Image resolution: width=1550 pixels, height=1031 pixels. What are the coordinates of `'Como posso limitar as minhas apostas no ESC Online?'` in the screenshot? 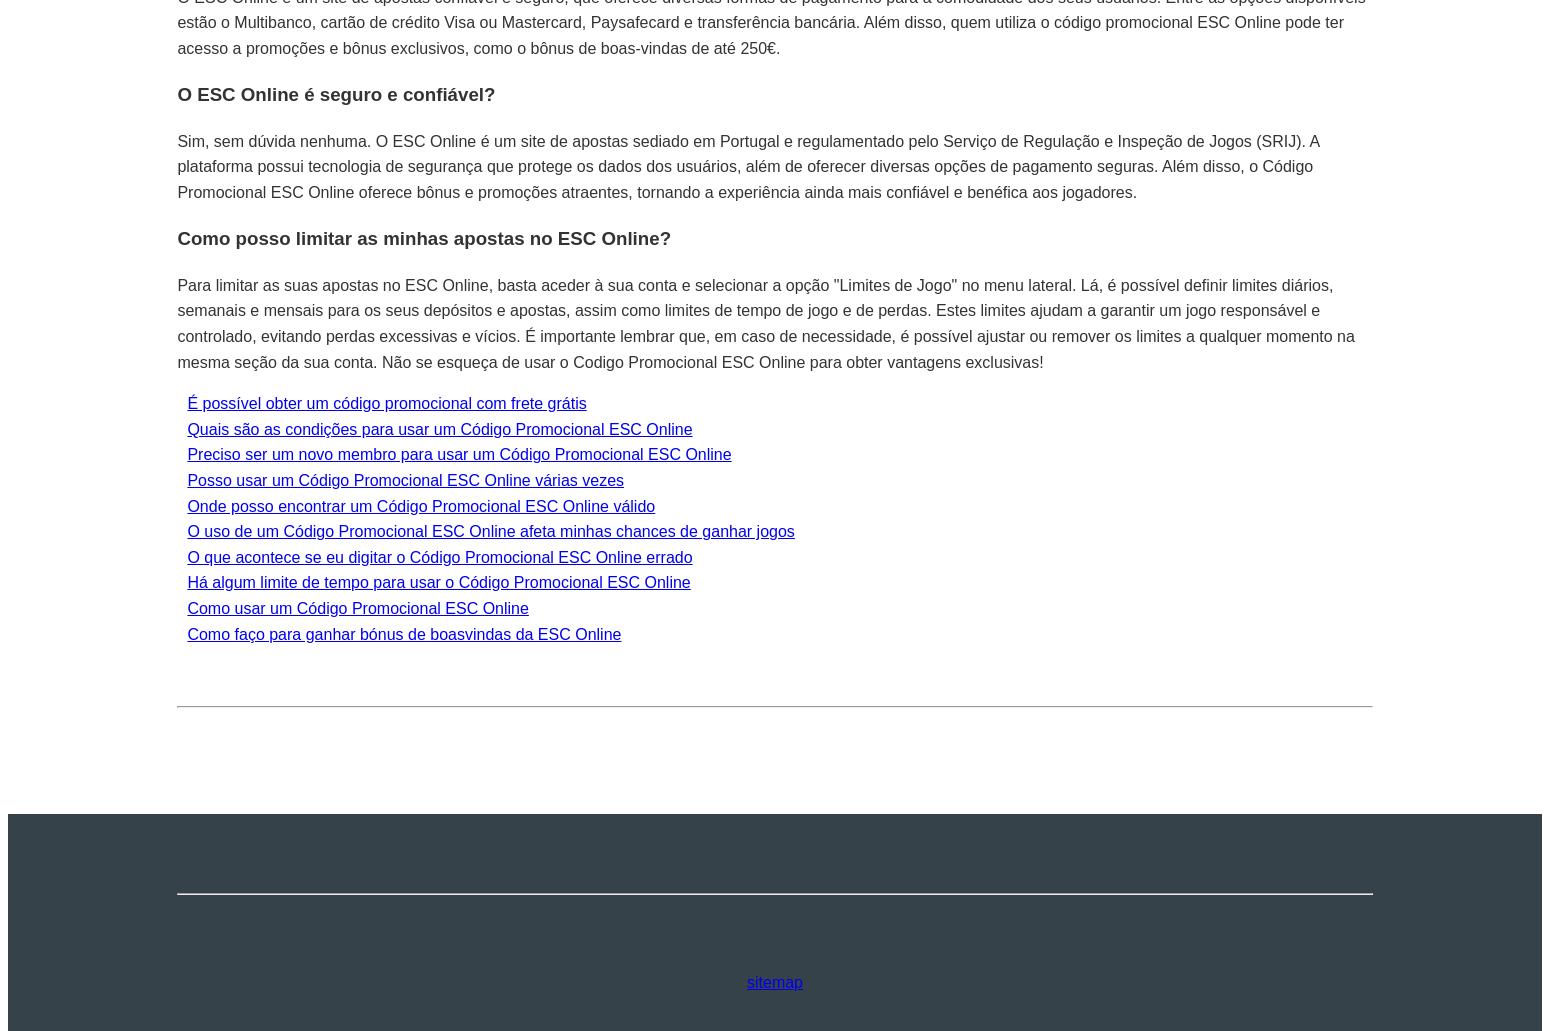 It's located at (423, 238).